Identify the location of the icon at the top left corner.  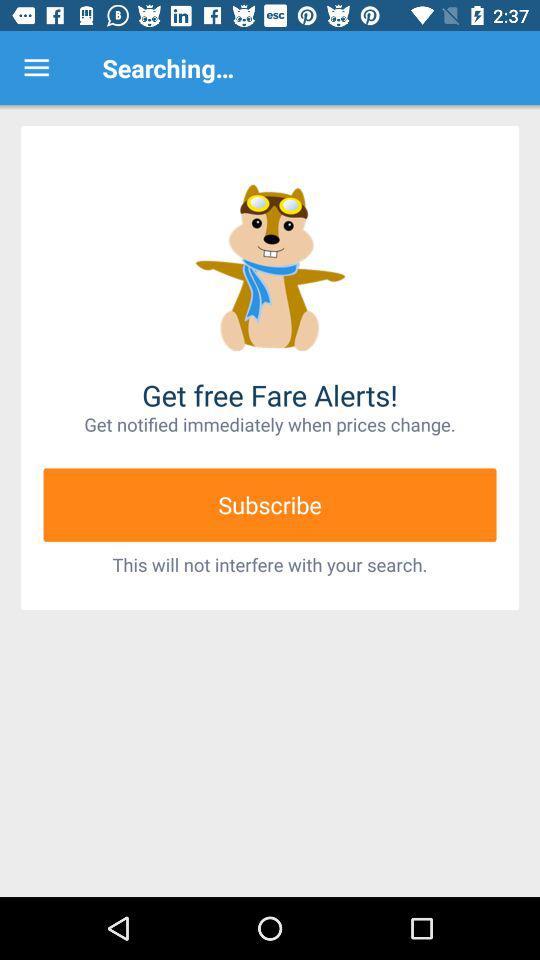
(36, 68).